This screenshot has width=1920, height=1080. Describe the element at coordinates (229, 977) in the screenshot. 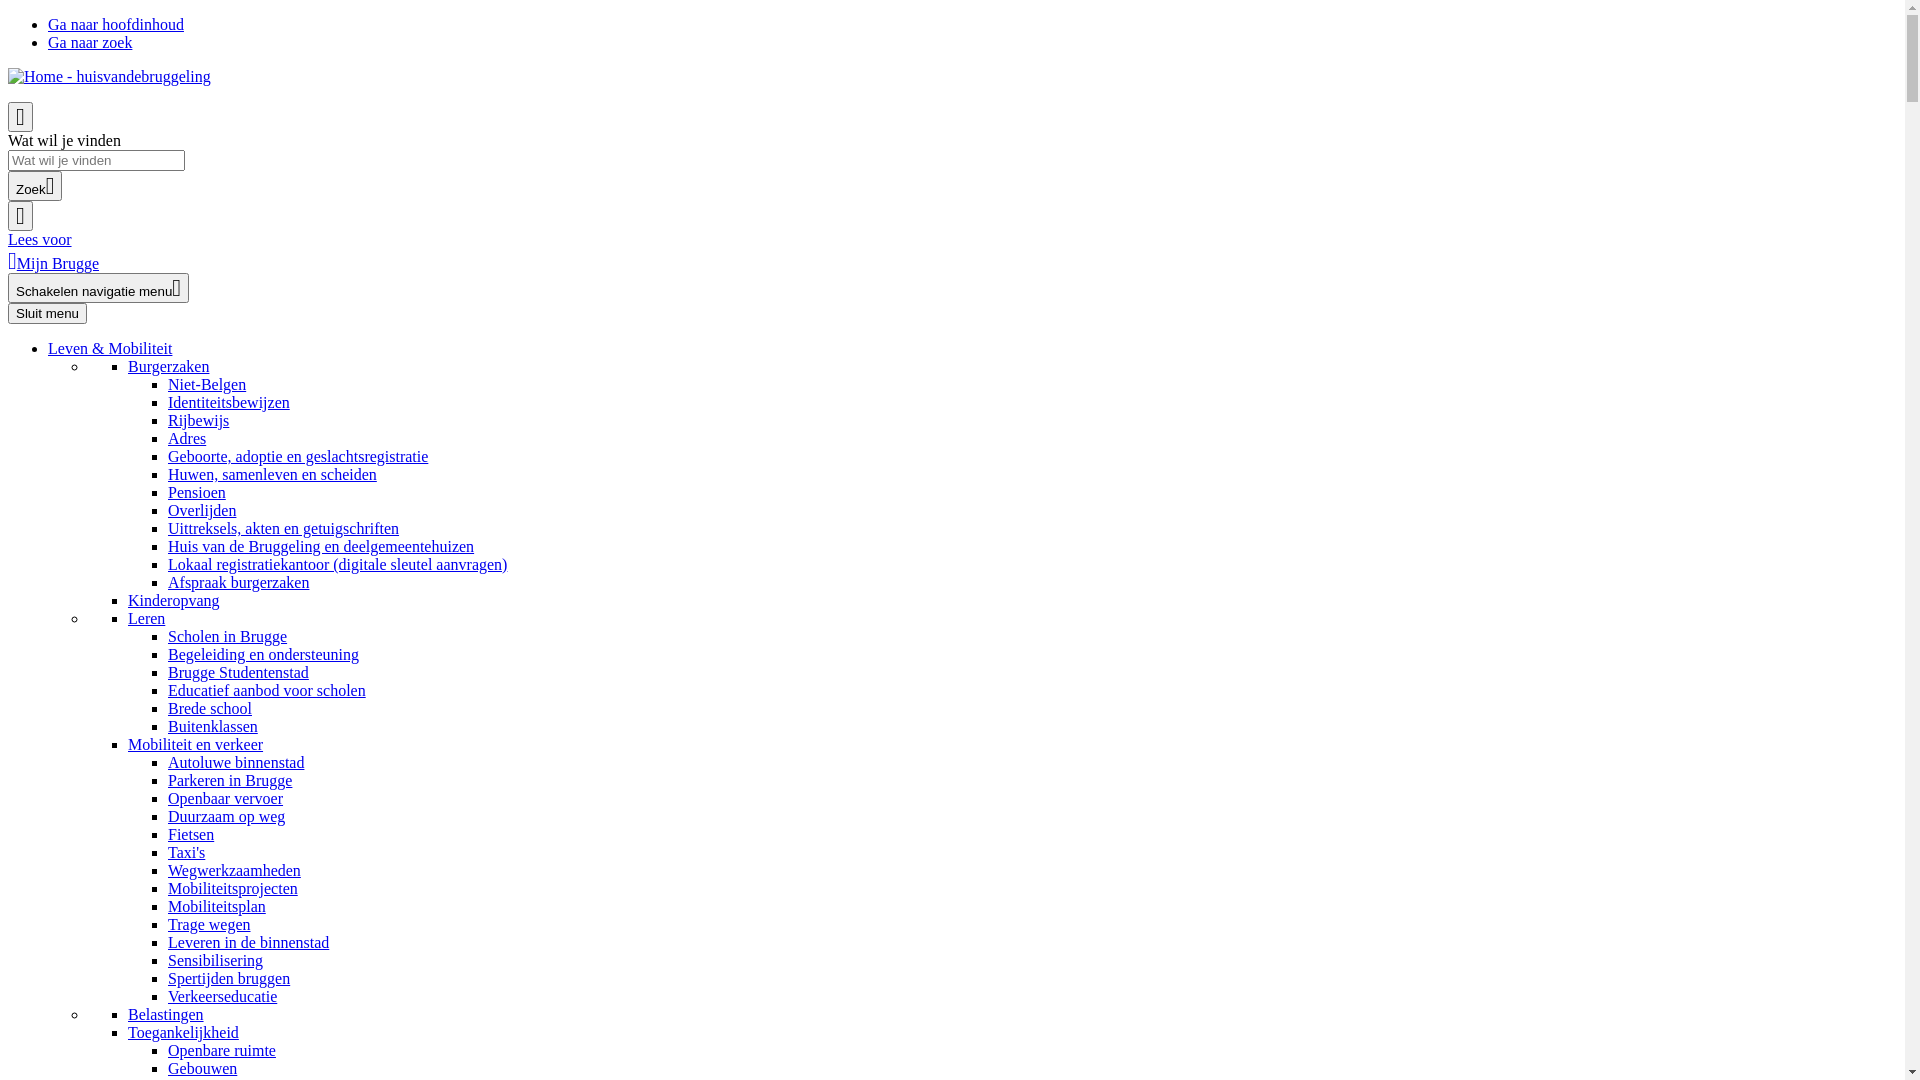

I see `'Spertijden bruggen'` at that location.